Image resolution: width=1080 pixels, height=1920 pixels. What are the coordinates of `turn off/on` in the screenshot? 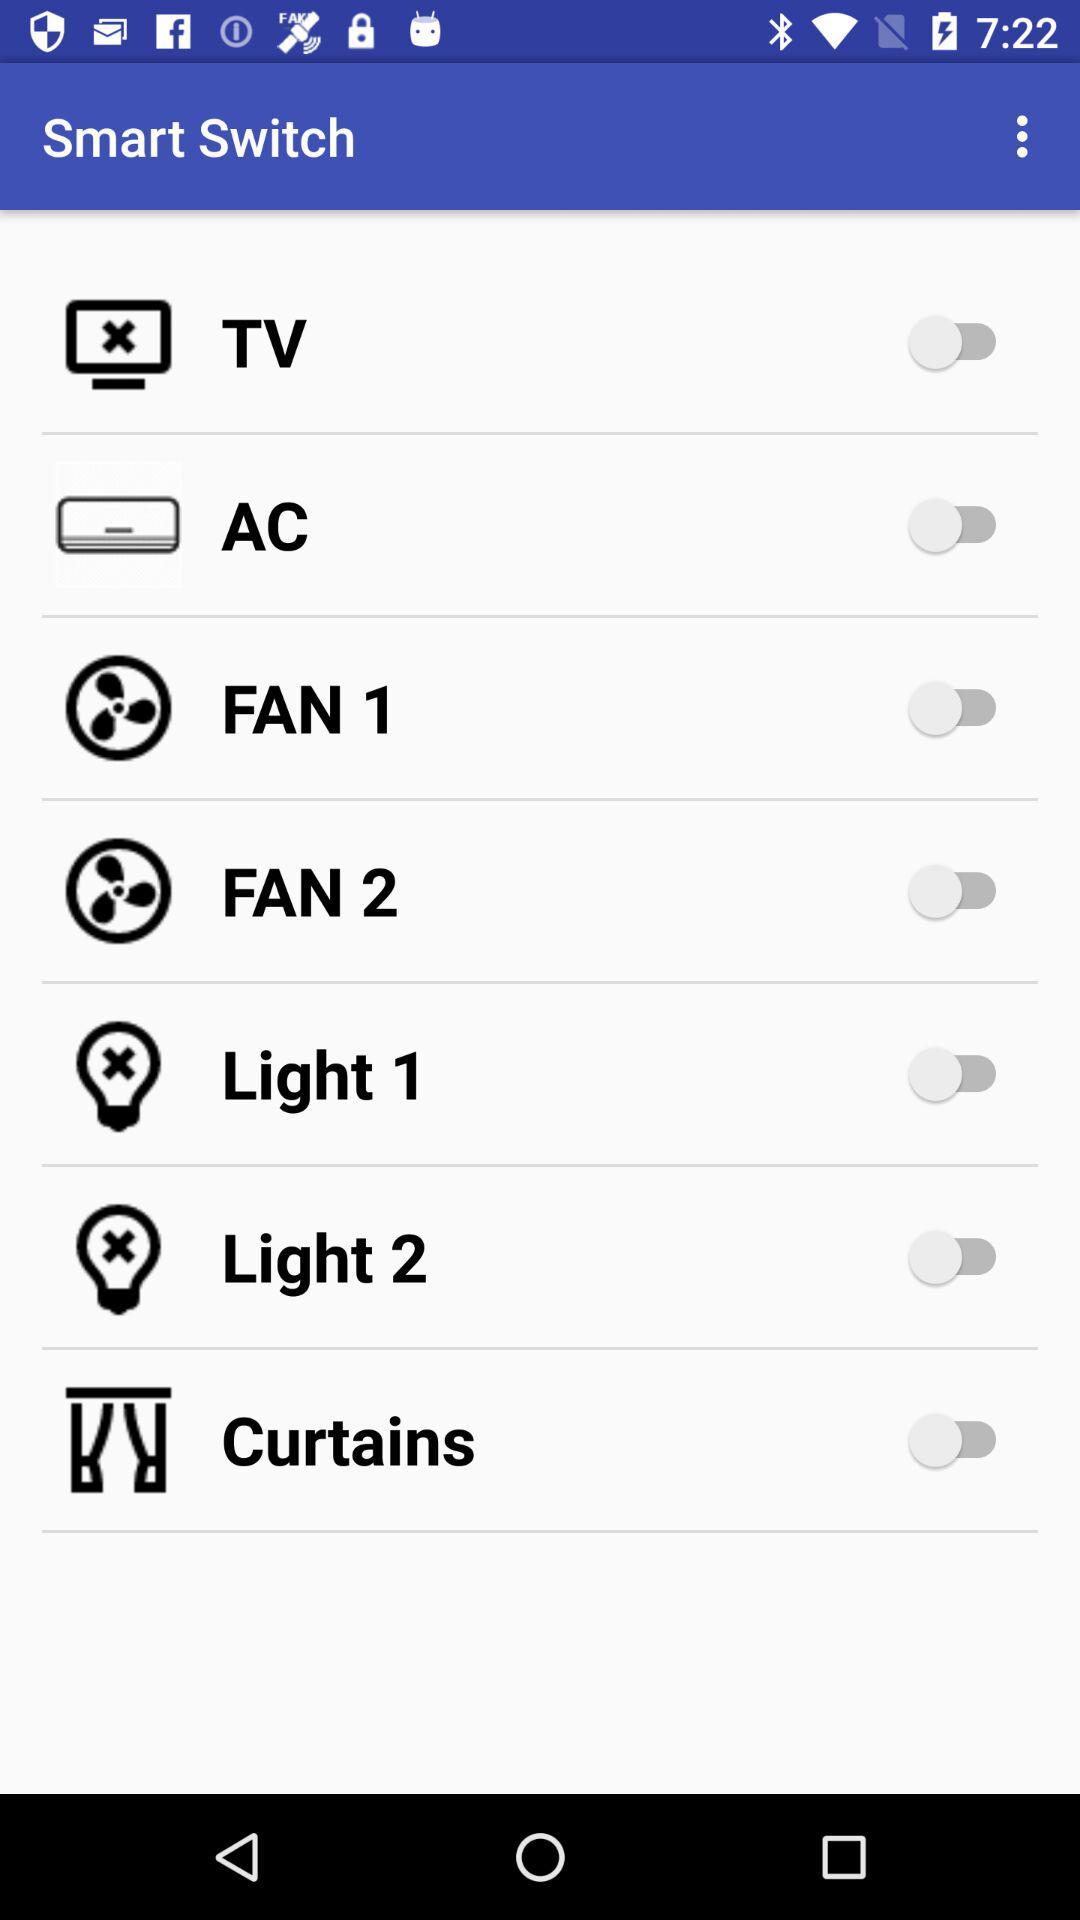 It's located at (961, 708).